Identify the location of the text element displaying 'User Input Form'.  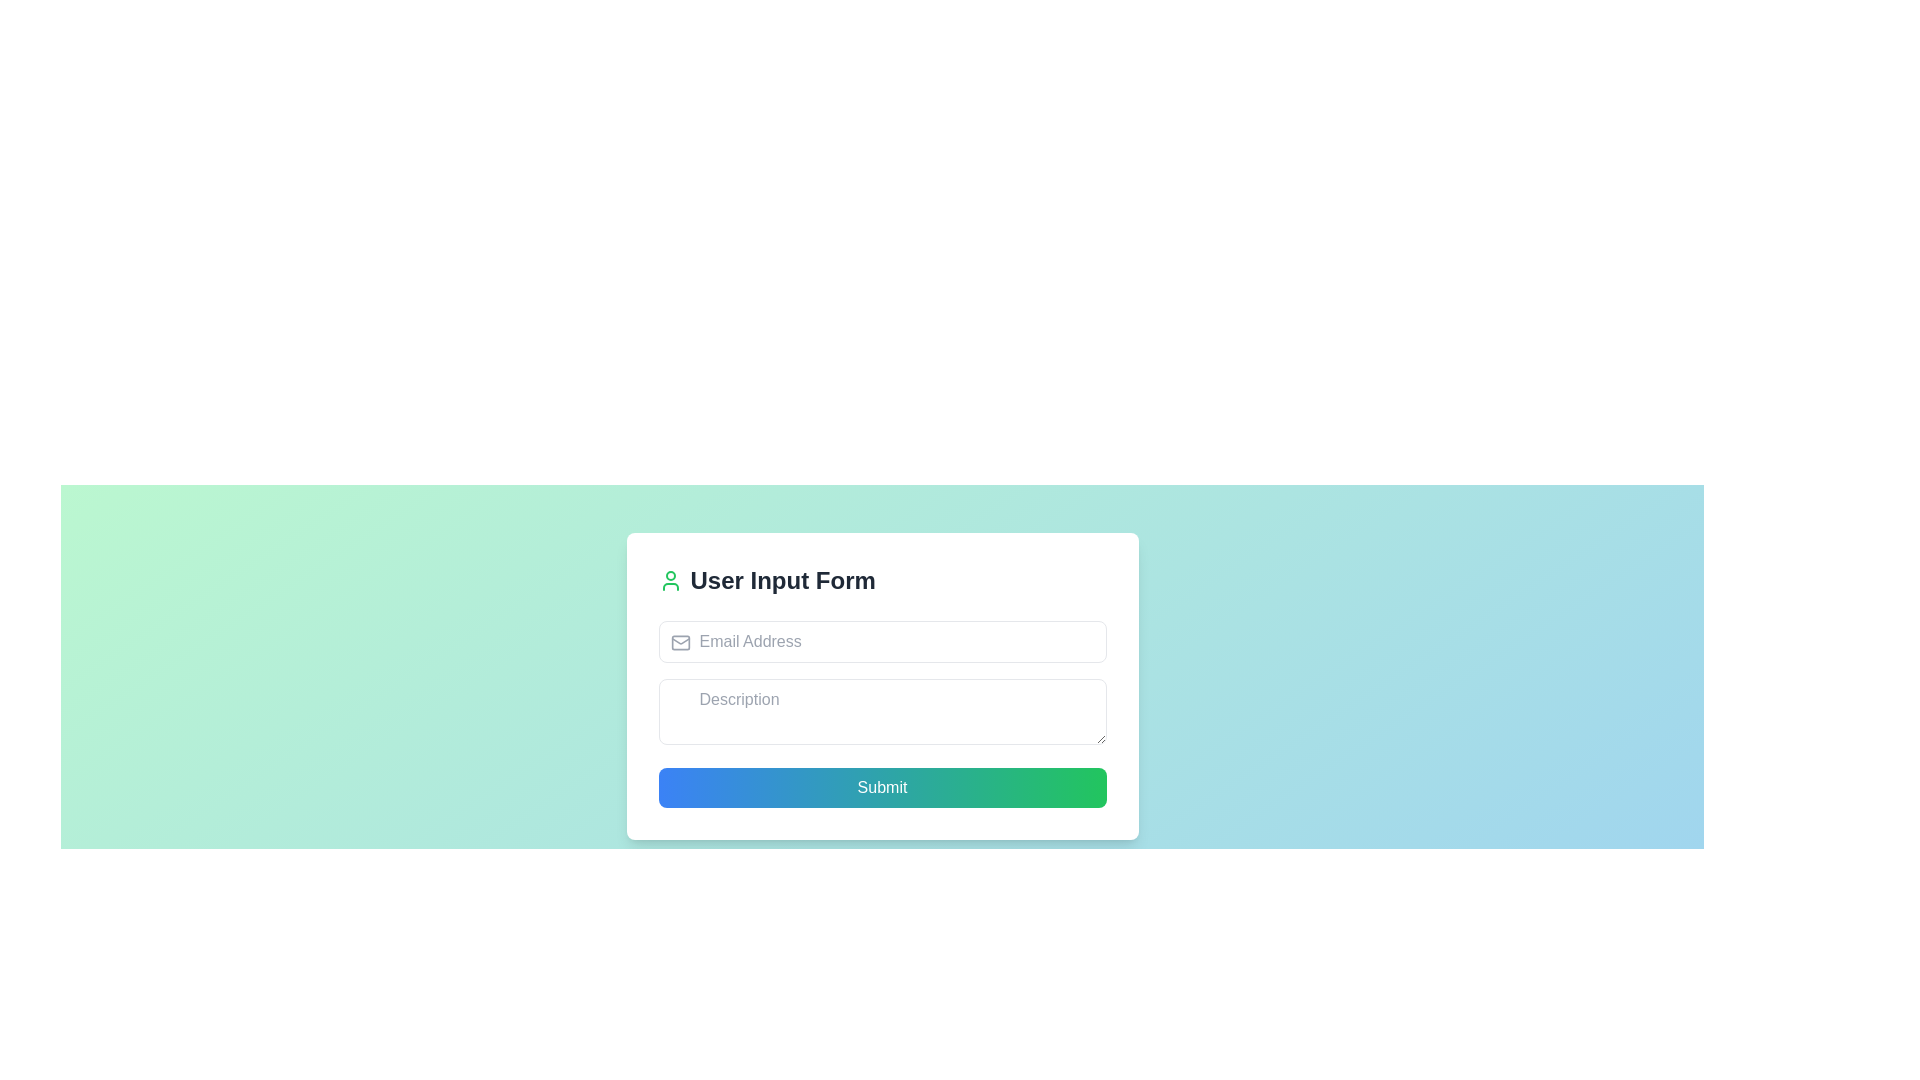
(782, 581).